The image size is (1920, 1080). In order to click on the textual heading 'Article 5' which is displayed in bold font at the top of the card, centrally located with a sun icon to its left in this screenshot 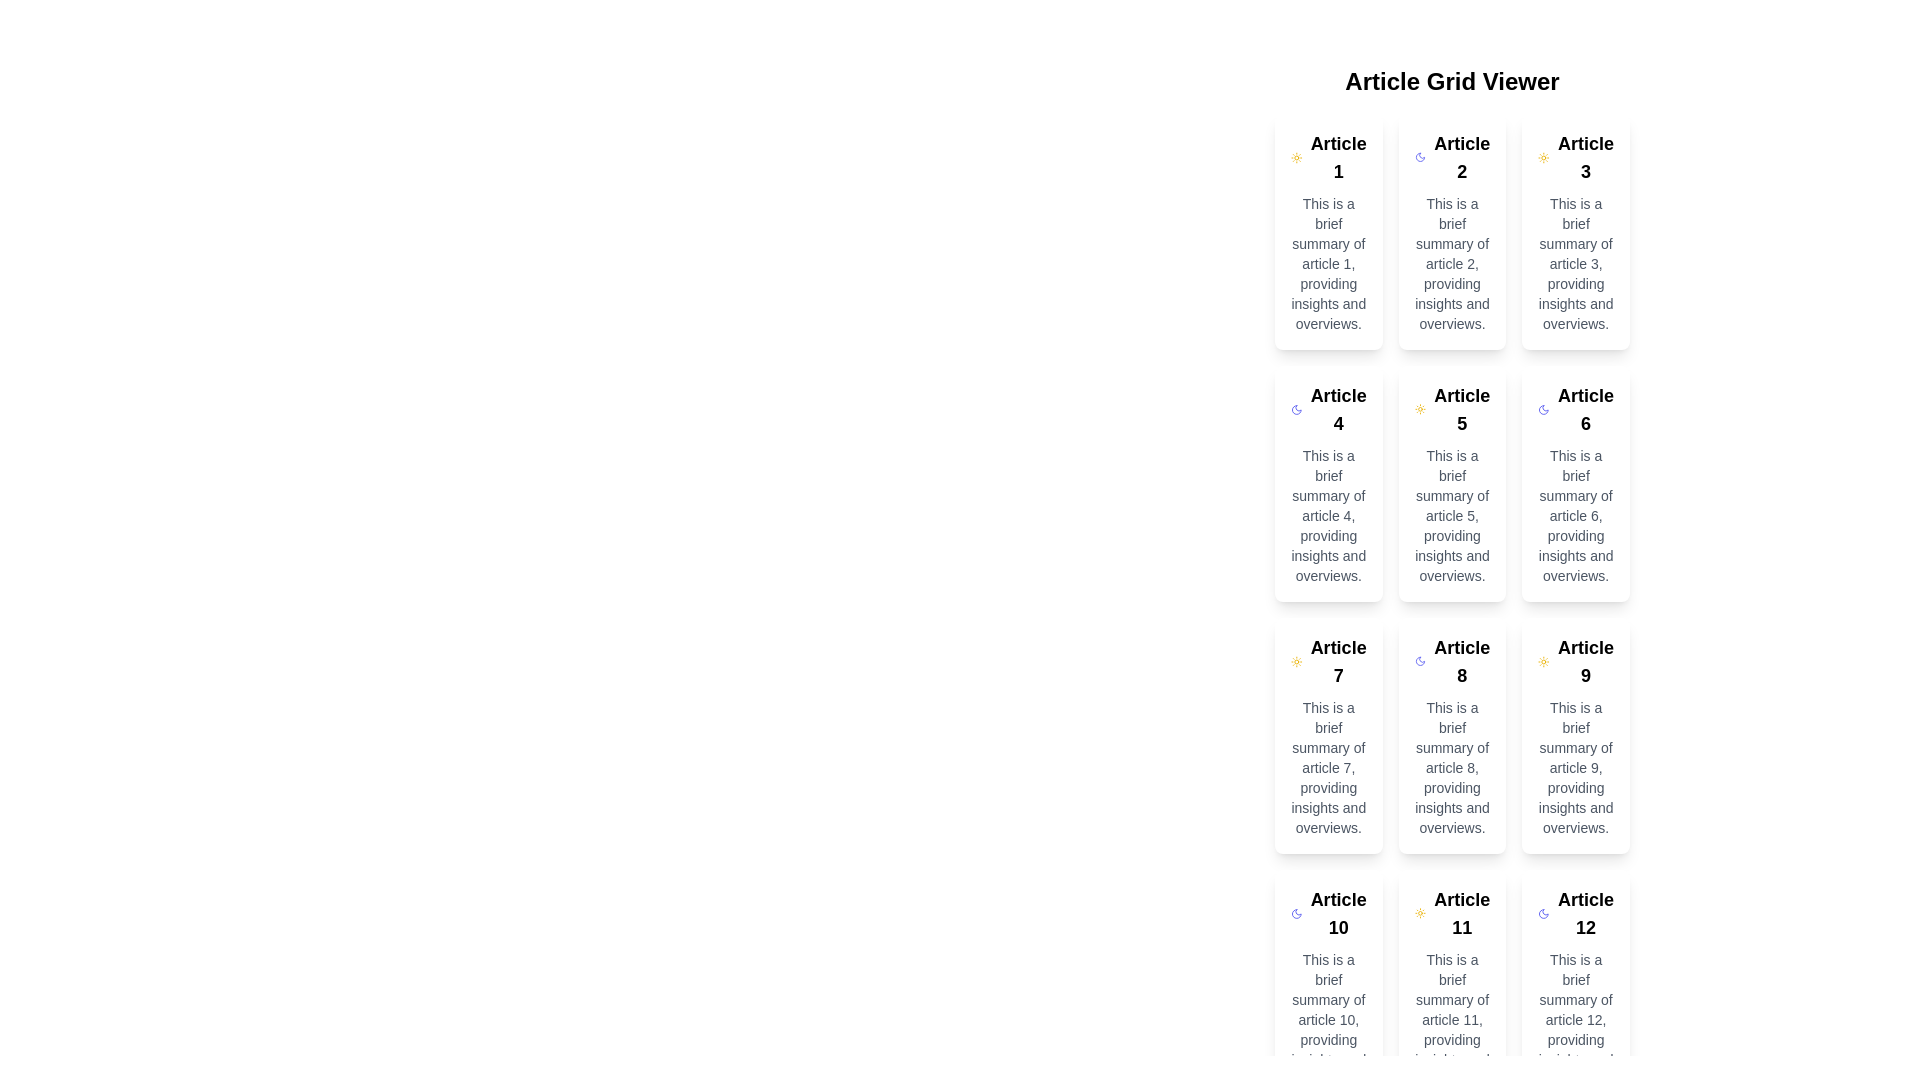, I will do `click(1452, 408)`.